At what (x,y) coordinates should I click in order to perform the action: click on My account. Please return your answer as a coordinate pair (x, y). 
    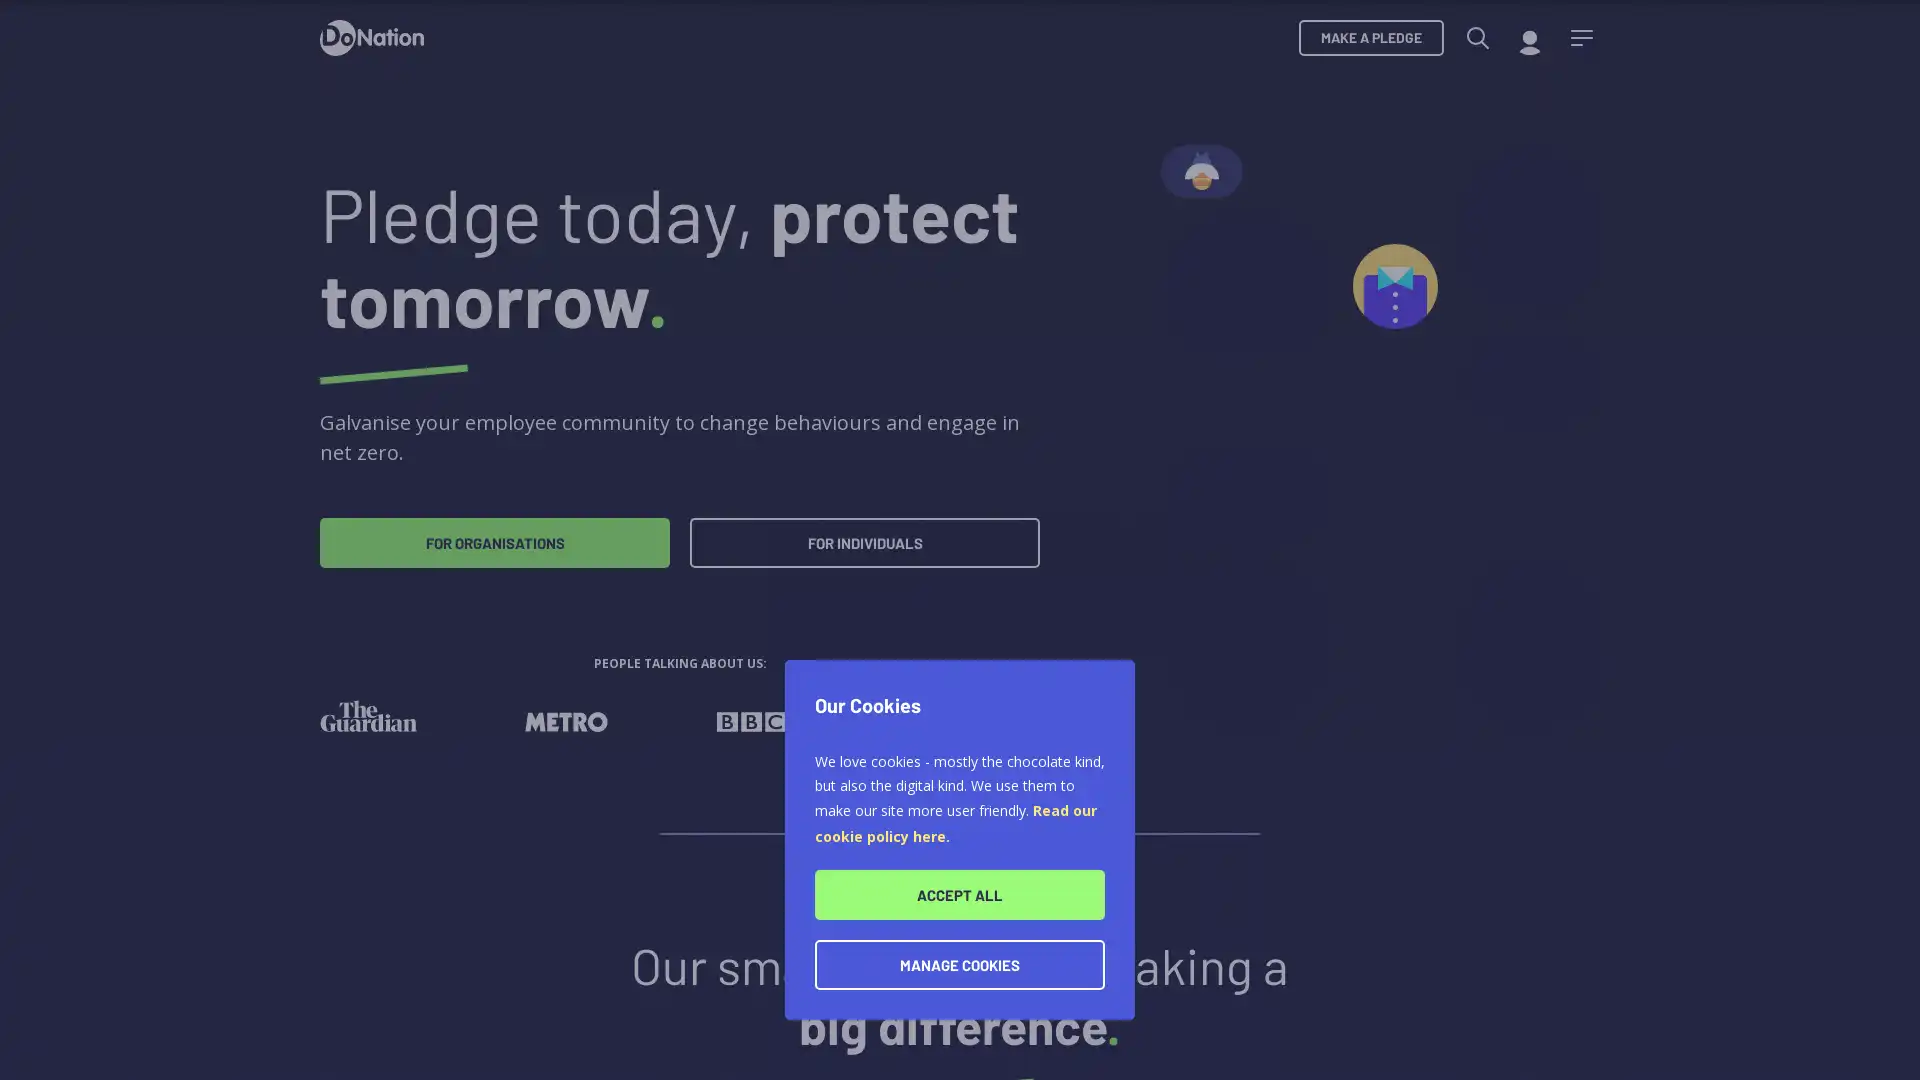
    Looking at the image, I should click on (1529, 38).